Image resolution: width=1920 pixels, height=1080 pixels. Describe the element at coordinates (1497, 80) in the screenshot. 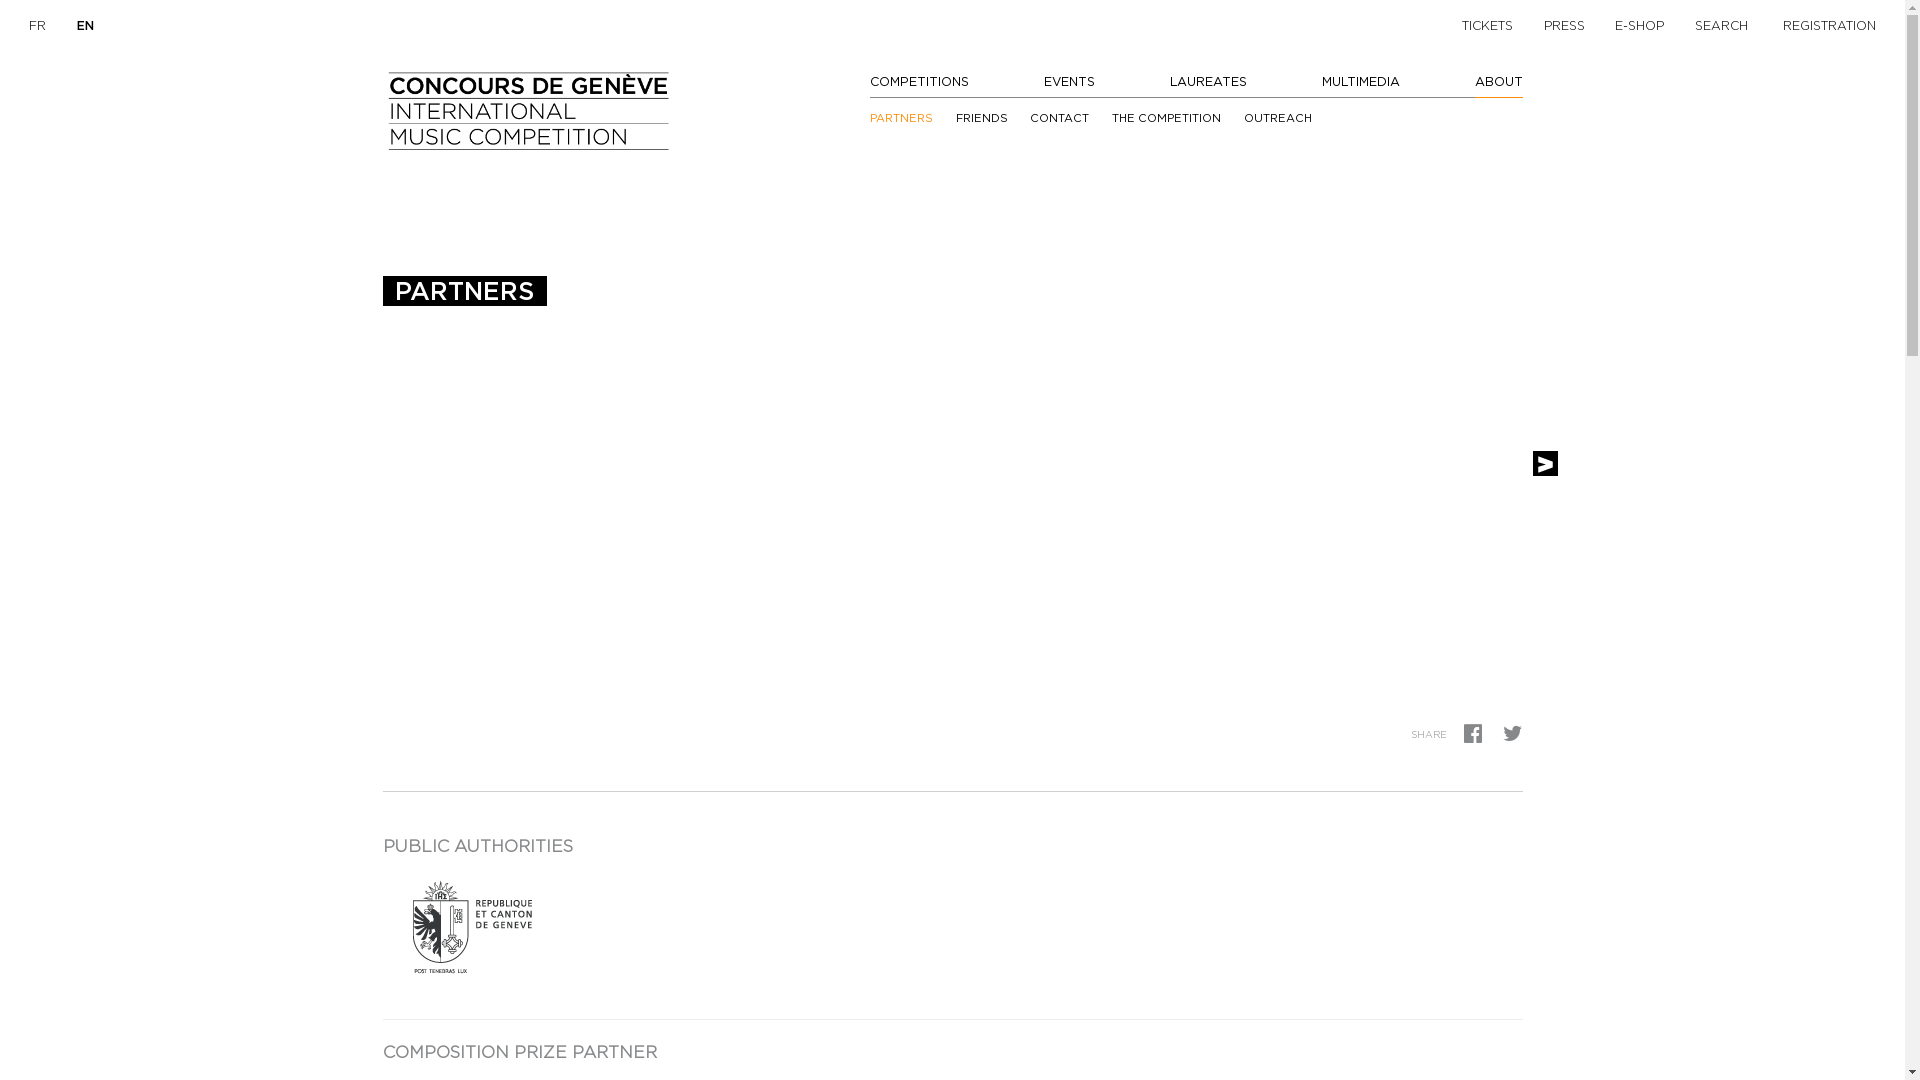

I see `'ABOUT'` at that location.